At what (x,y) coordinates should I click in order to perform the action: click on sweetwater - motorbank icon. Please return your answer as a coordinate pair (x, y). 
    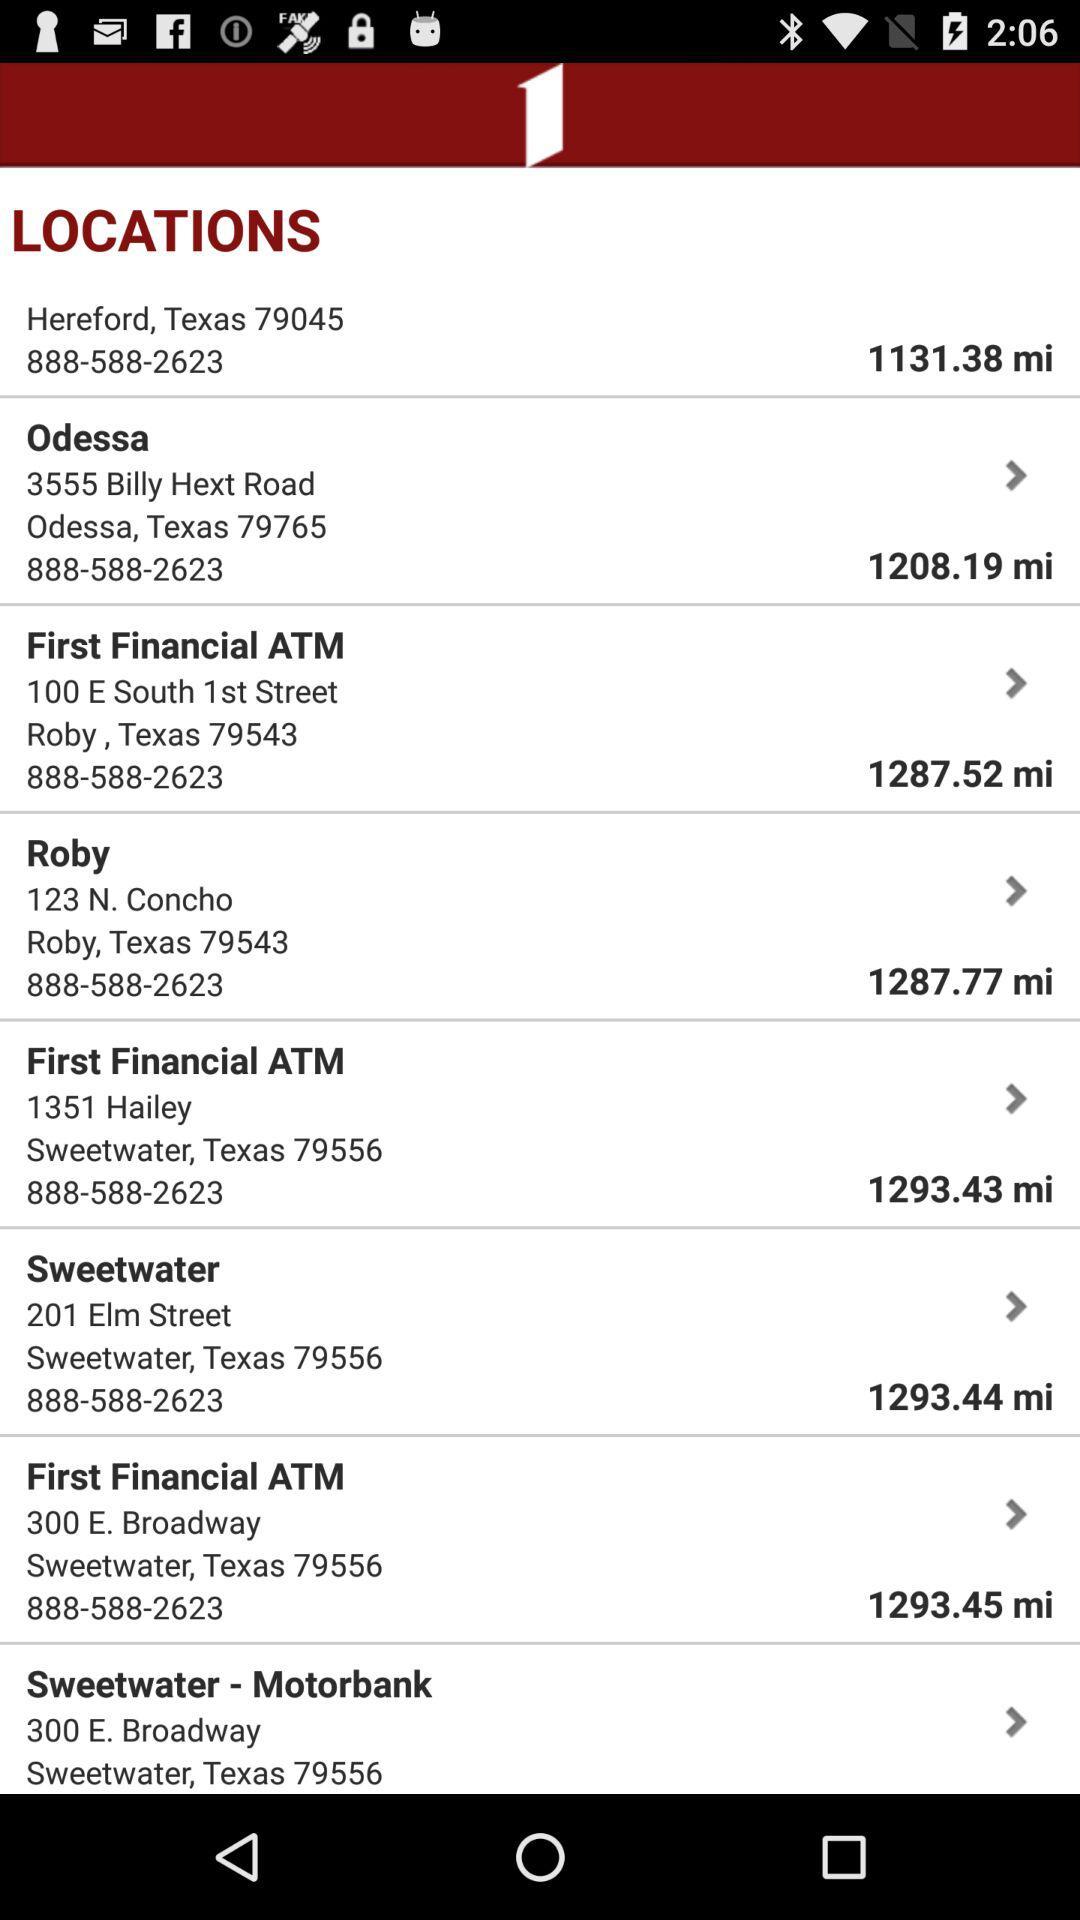
    Looking at the image, I should click on (228, 1682).